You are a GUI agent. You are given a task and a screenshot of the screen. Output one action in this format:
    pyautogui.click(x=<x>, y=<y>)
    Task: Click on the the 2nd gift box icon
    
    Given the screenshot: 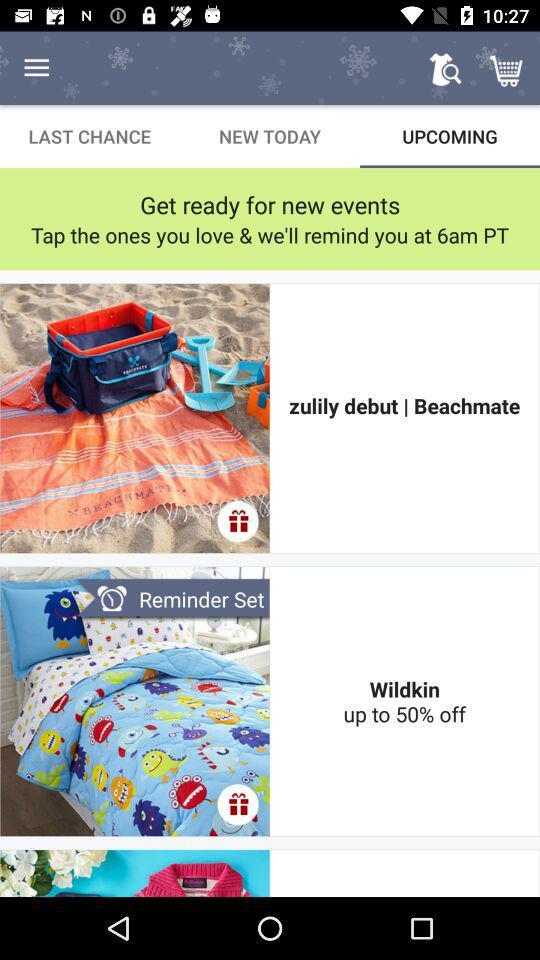 What is the action you would take?
    pyautogui.click(x=237, y=804)
    